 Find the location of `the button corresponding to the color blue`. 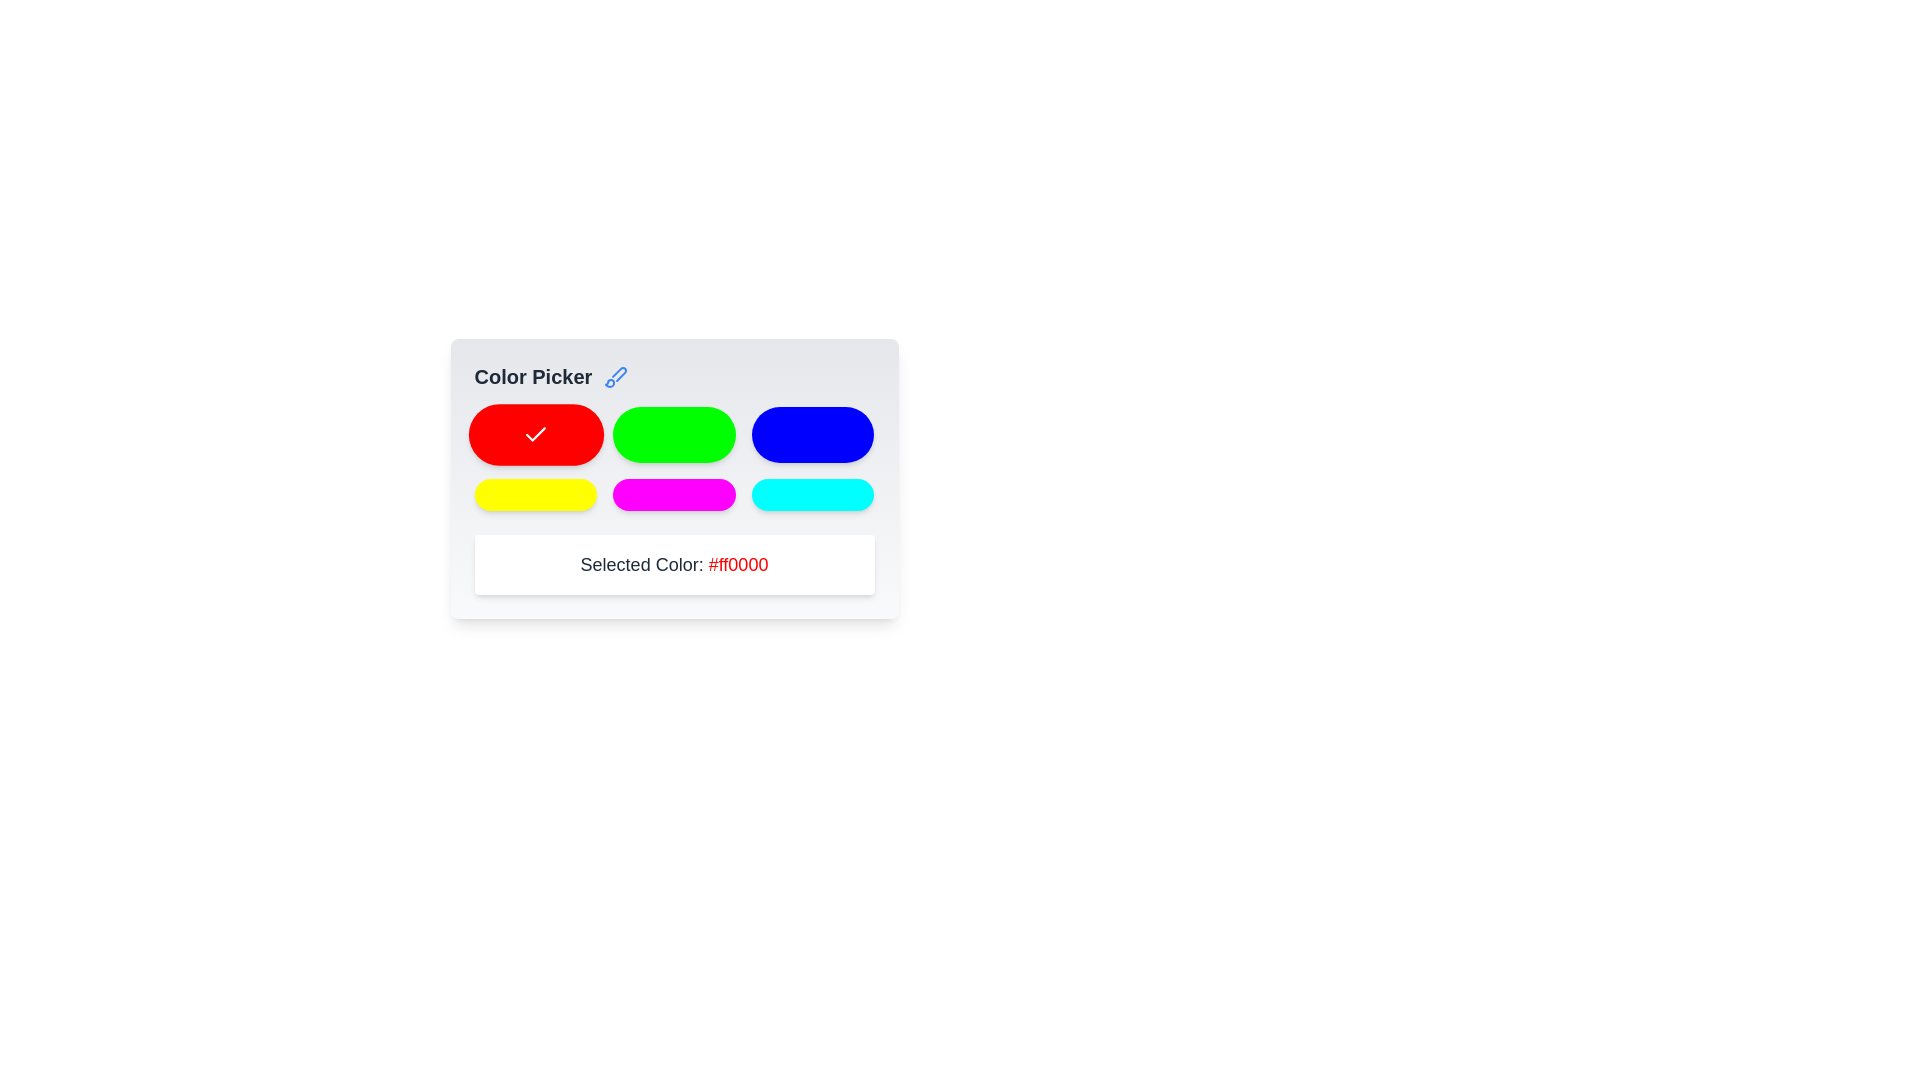

the button corresponding to the color blue is located at coordinates (813, 434).